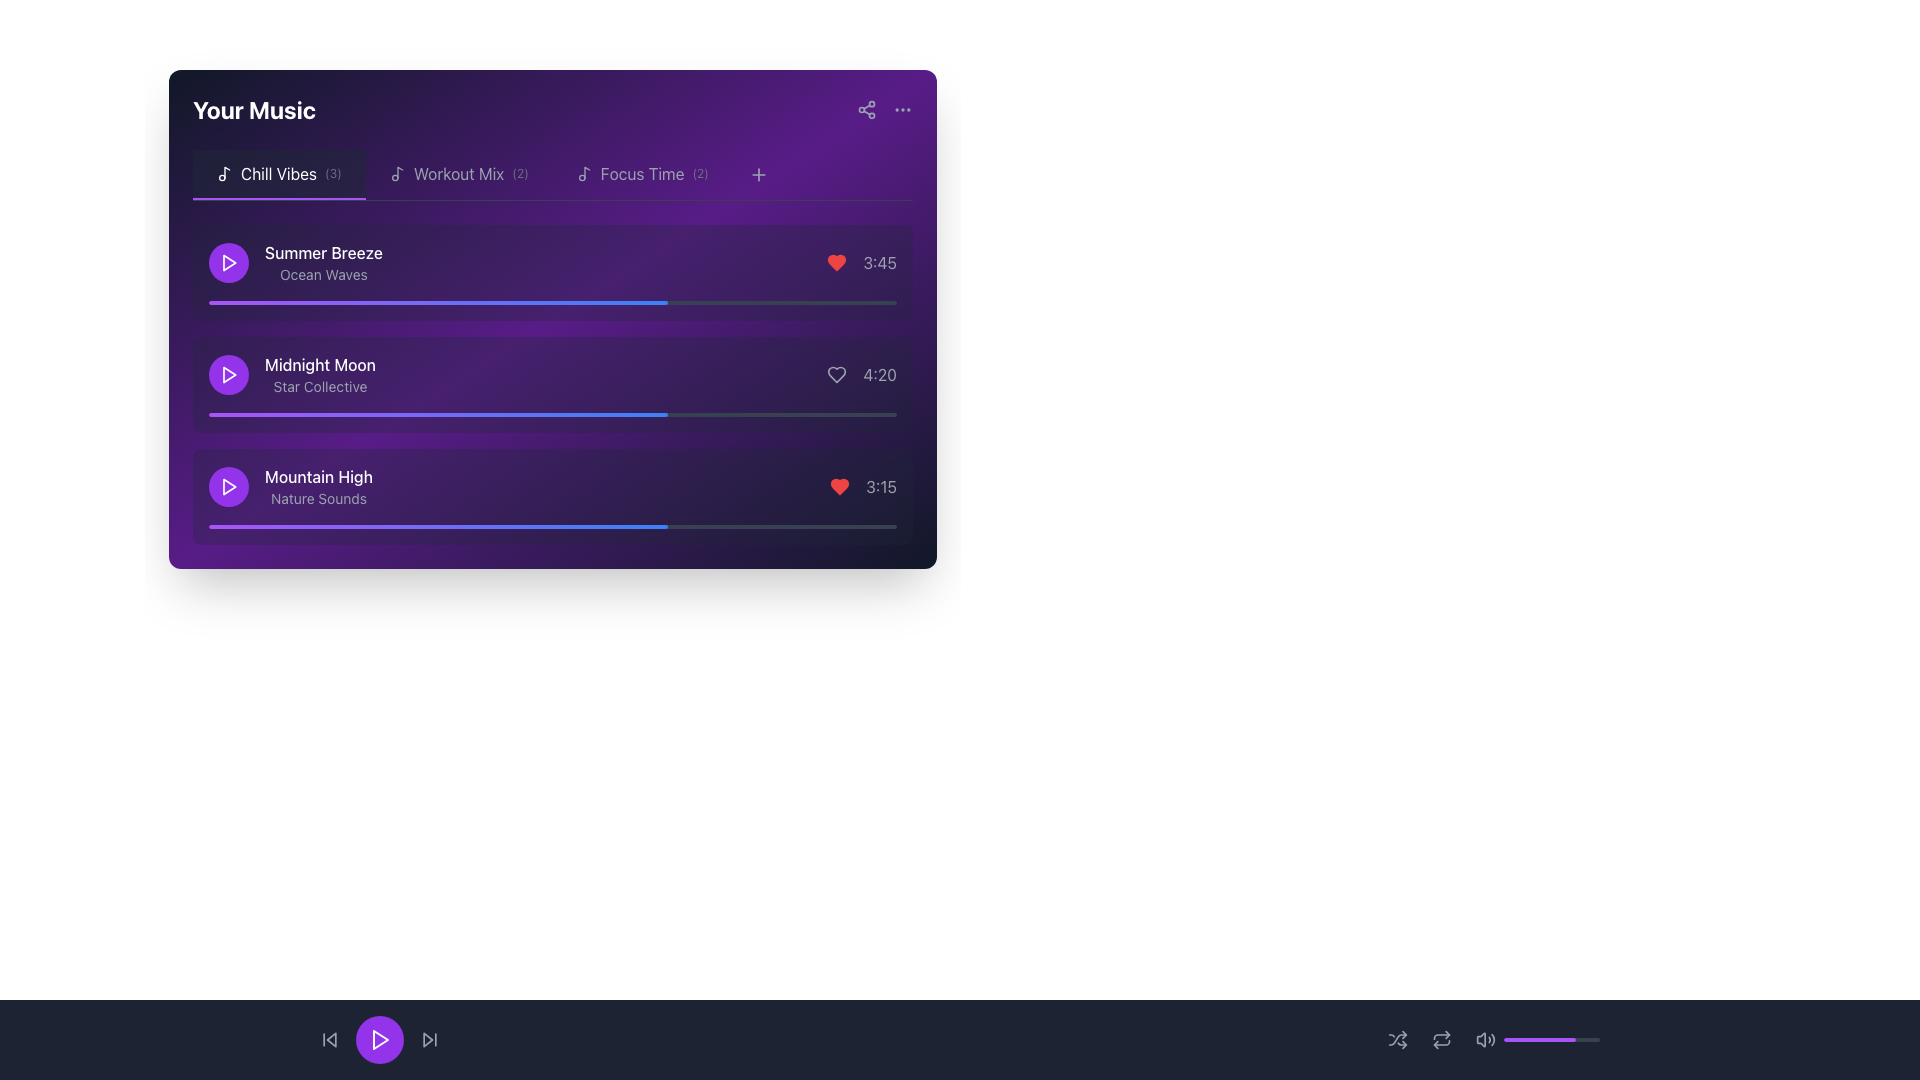 This screenshot has height=1080, width=1920. Describe the element at coordinates (552, 526) in the screenshot. I see `the progress bar indicating playback progress of the track 'Mountain High' located at the bottom of the 'Your Music' interface` at that location.